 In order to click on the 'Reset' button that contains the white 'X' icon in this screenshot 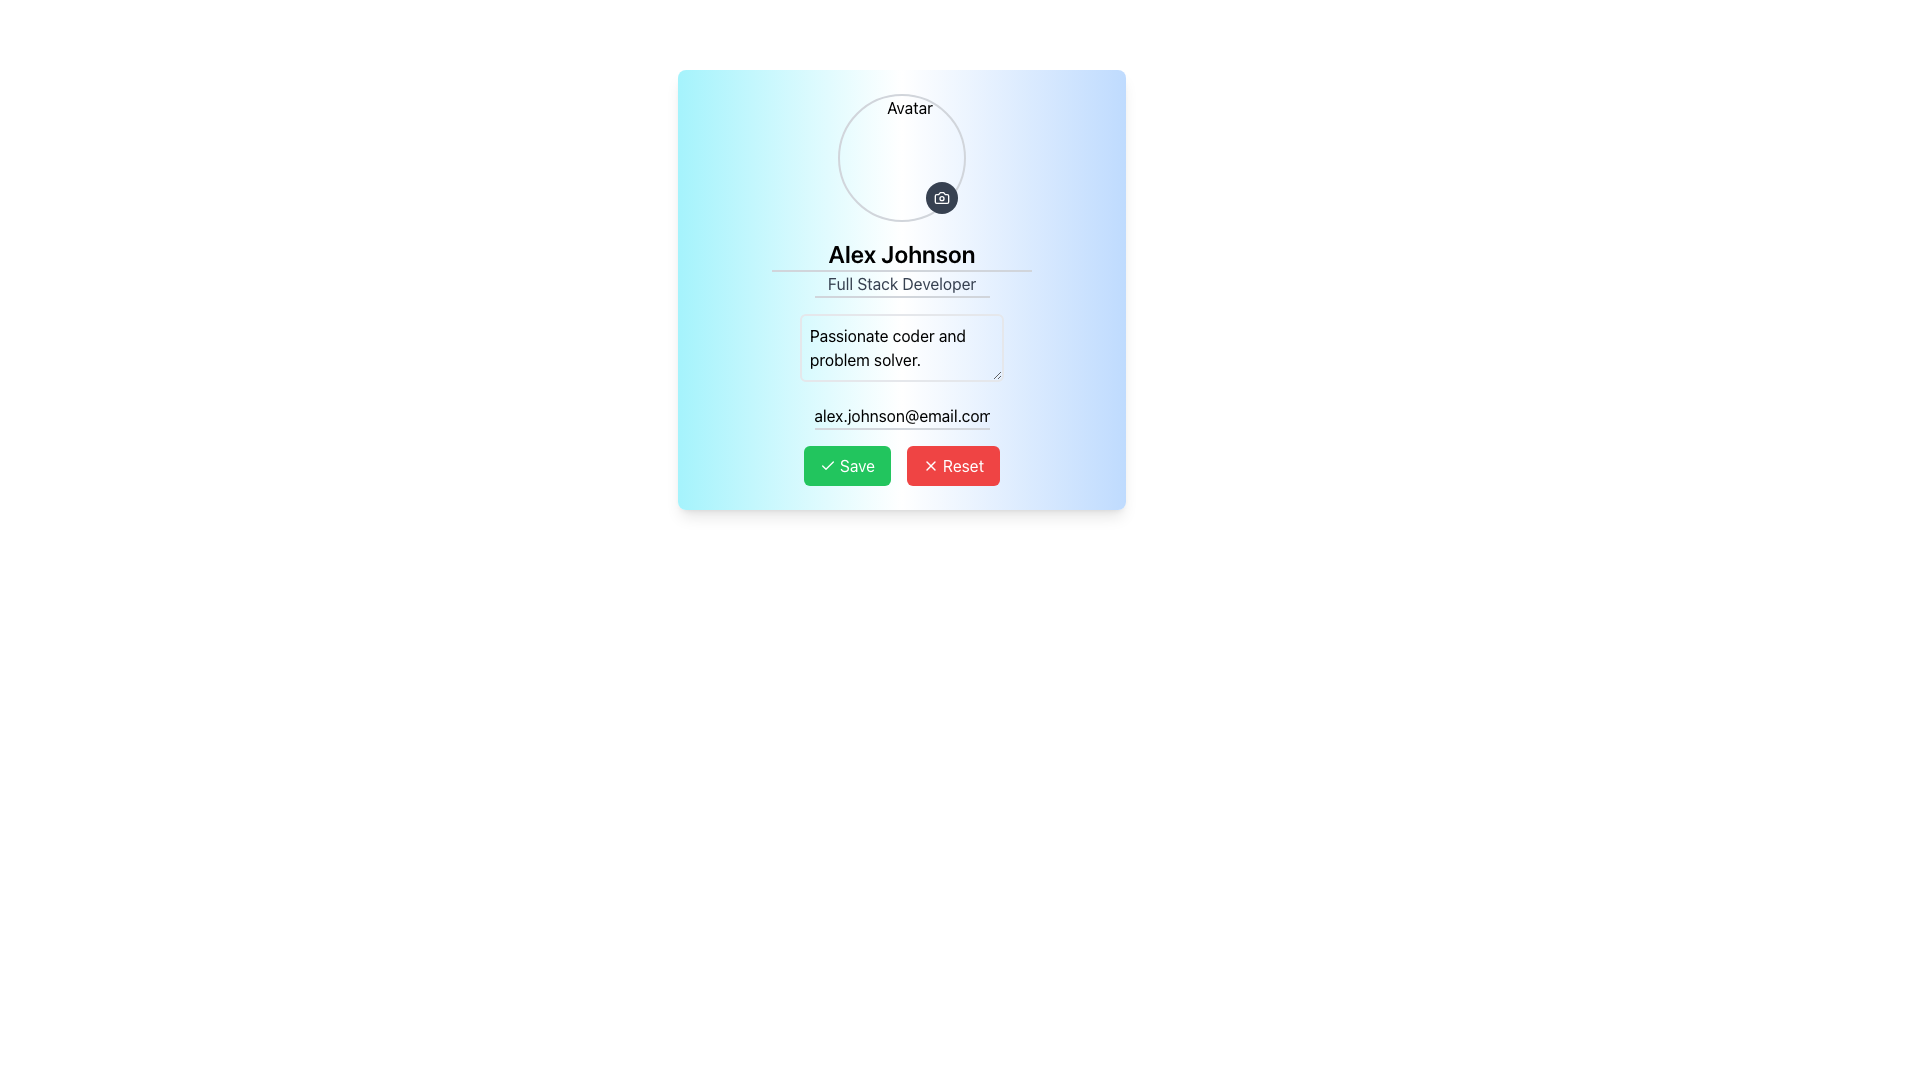, I will do `click(930, 466)`.